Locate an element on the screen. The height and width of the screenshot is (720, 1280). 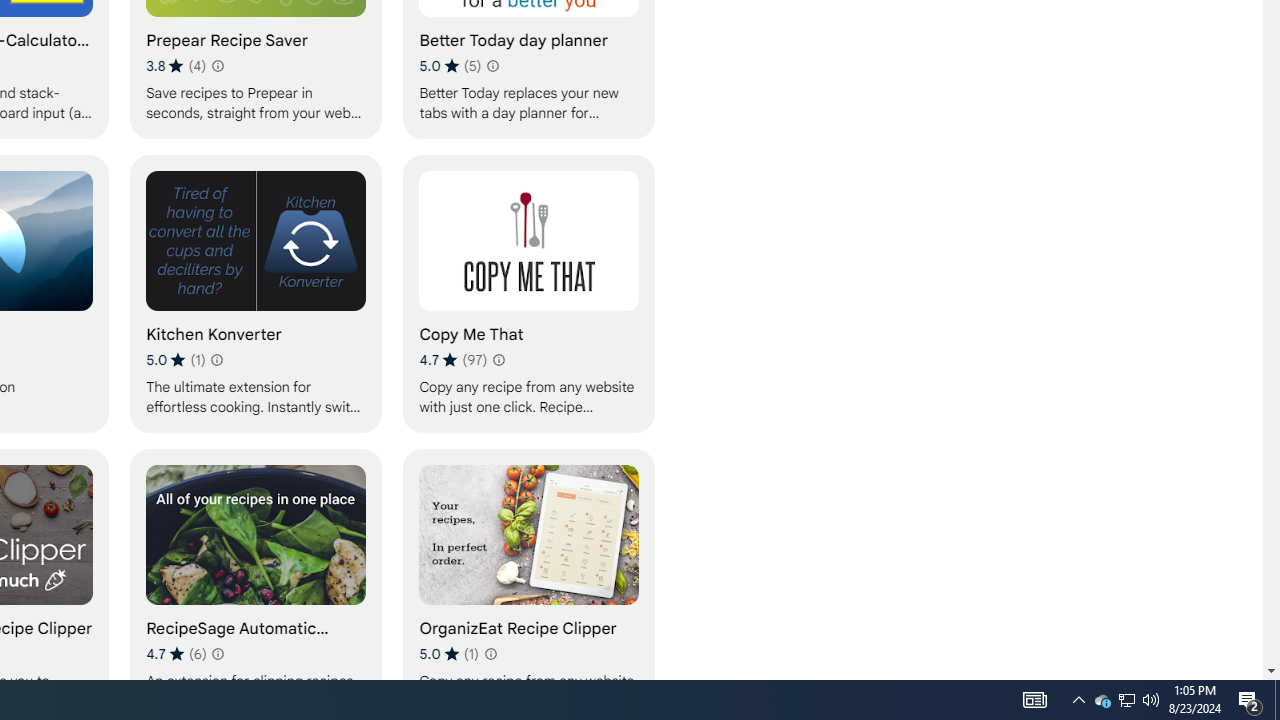
'Average rating 4.7 out of 5 stars. 6 ratings.' is located at coordinates (176, 653).